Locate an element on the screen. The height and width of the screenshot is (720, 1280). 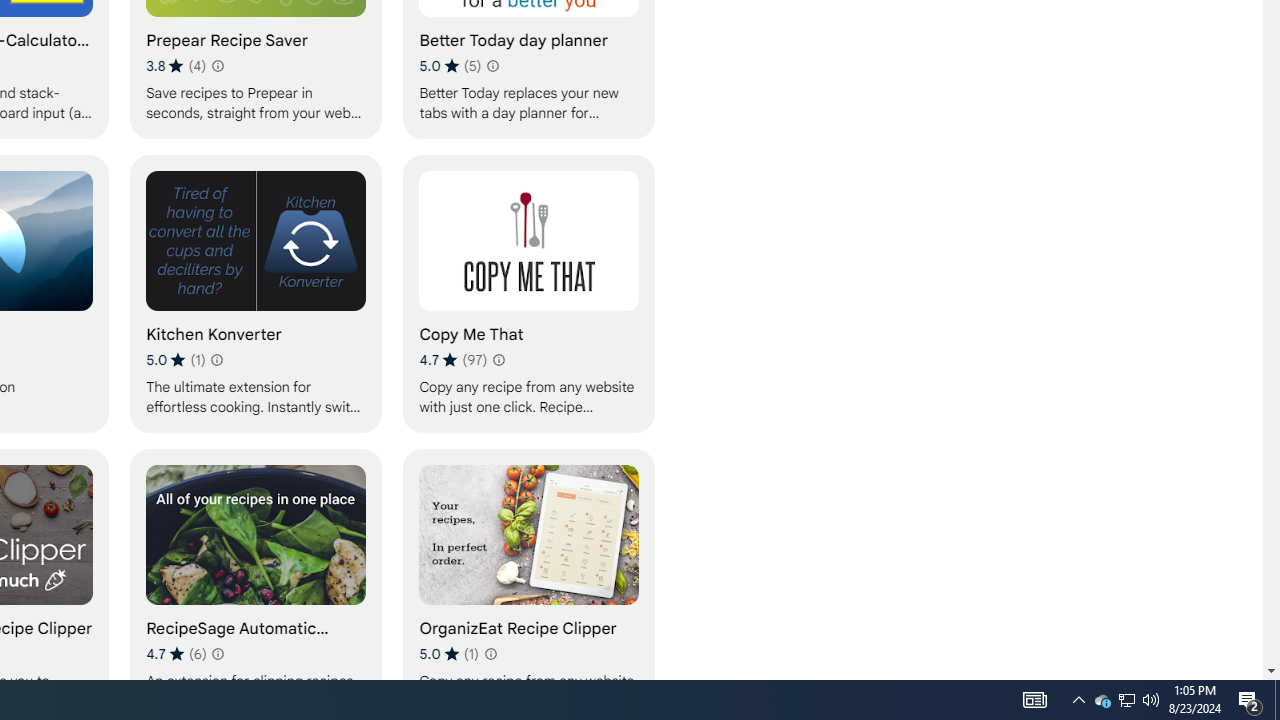
'Average rating 4.7 out of 5 stars. 6 ratings.' is located at coordinates (176, 653).